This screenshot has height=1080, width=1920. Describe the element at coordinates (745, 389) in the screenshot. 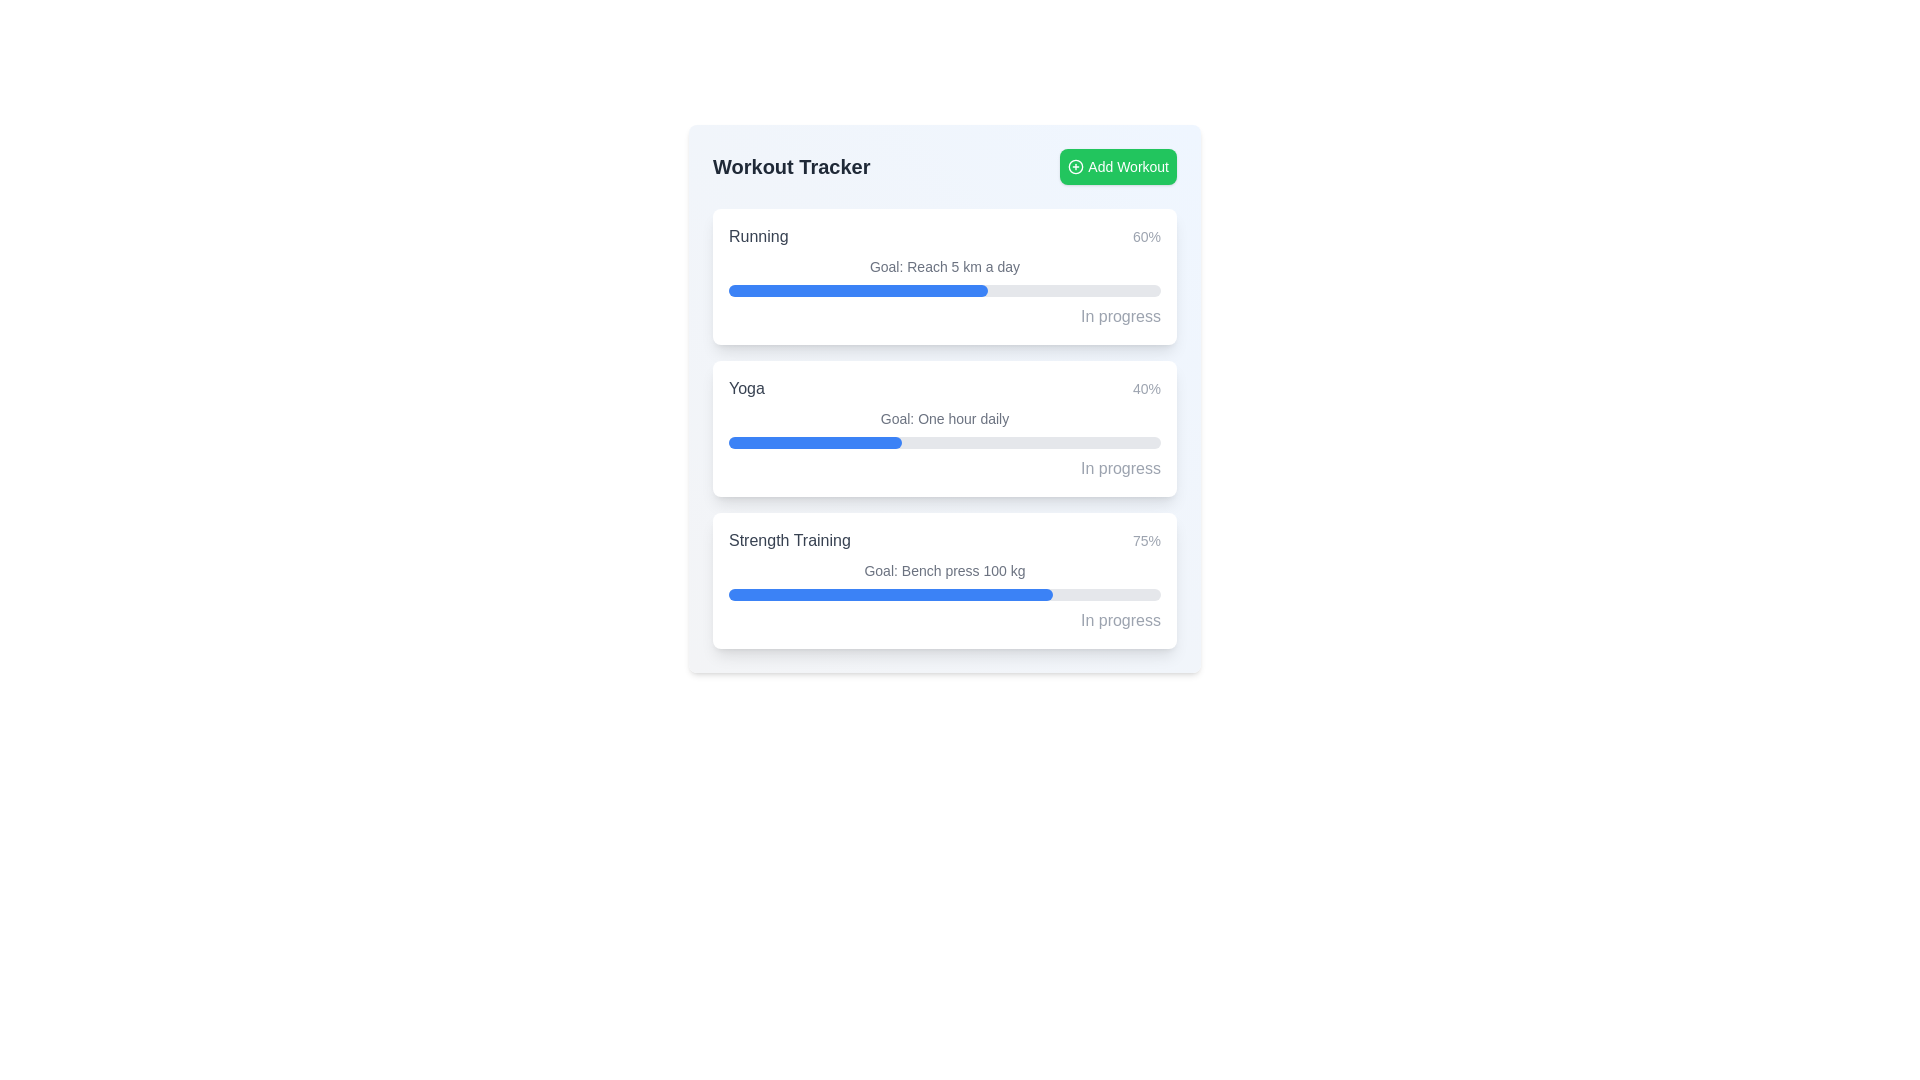

I see `the text label reading 'Yoga' which is styled with a medium font weight and gray color (#707070), located near the top-left corner of the second card in a workout tracker interface` at that location.